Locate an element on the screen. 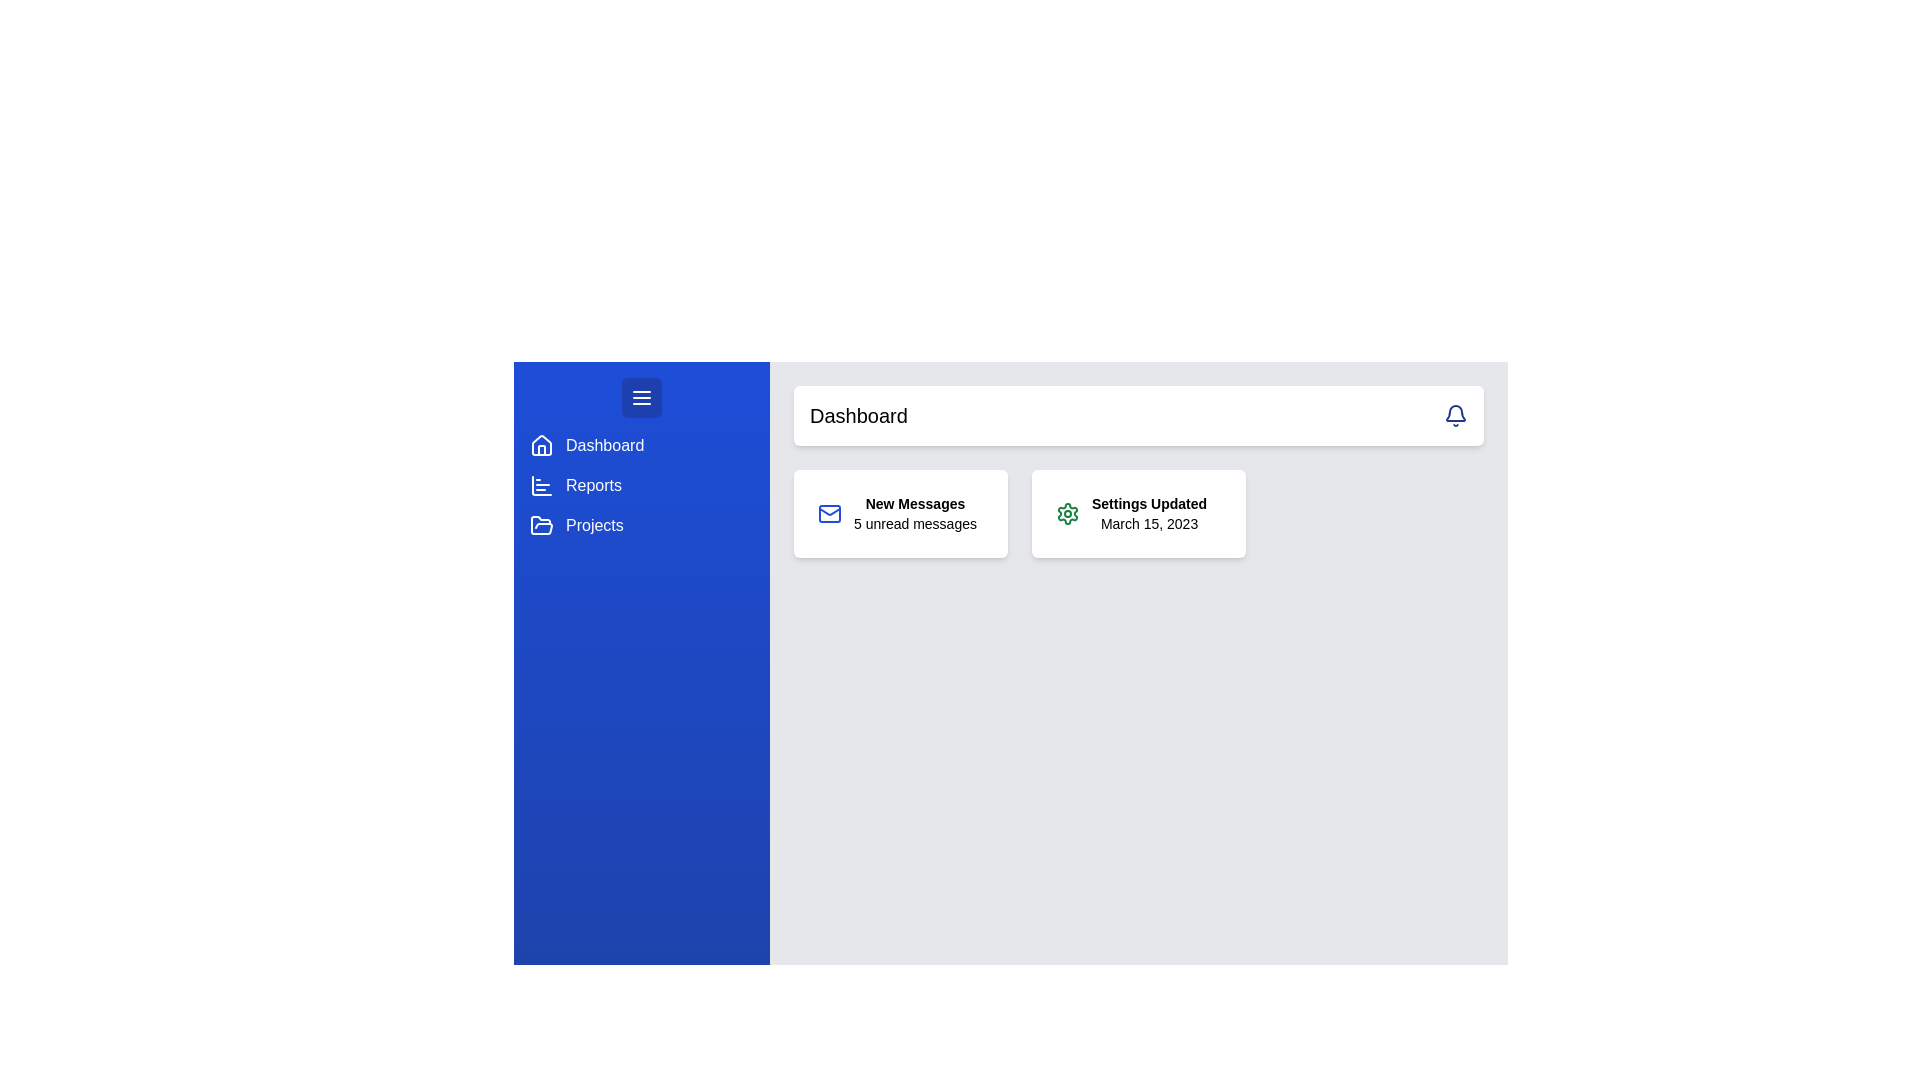 The image size is (1920, 1080). information displayed in the Text Display element showing 'Settings Updated' and the date 'March 15, 2023', located in the upper right section of the interface is located at coordinates (1149, 512).